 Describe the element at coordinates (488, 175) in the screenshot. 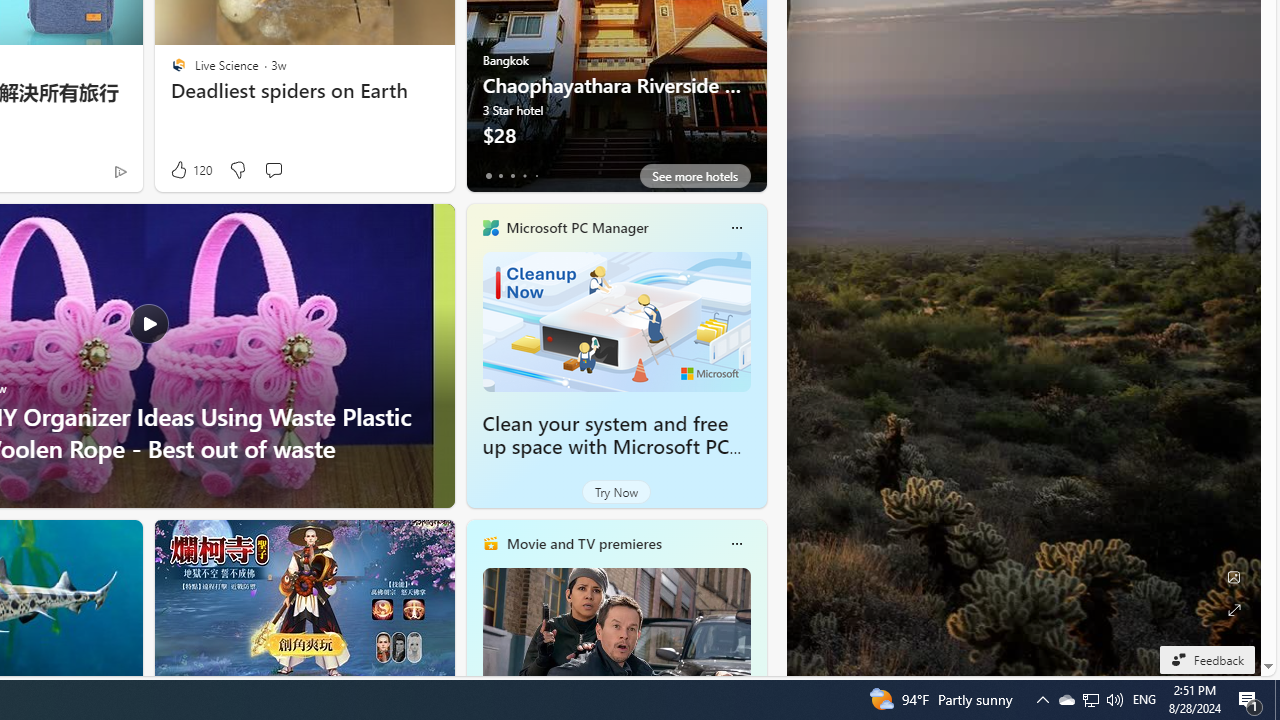

I see `'tab-0'` at that location.